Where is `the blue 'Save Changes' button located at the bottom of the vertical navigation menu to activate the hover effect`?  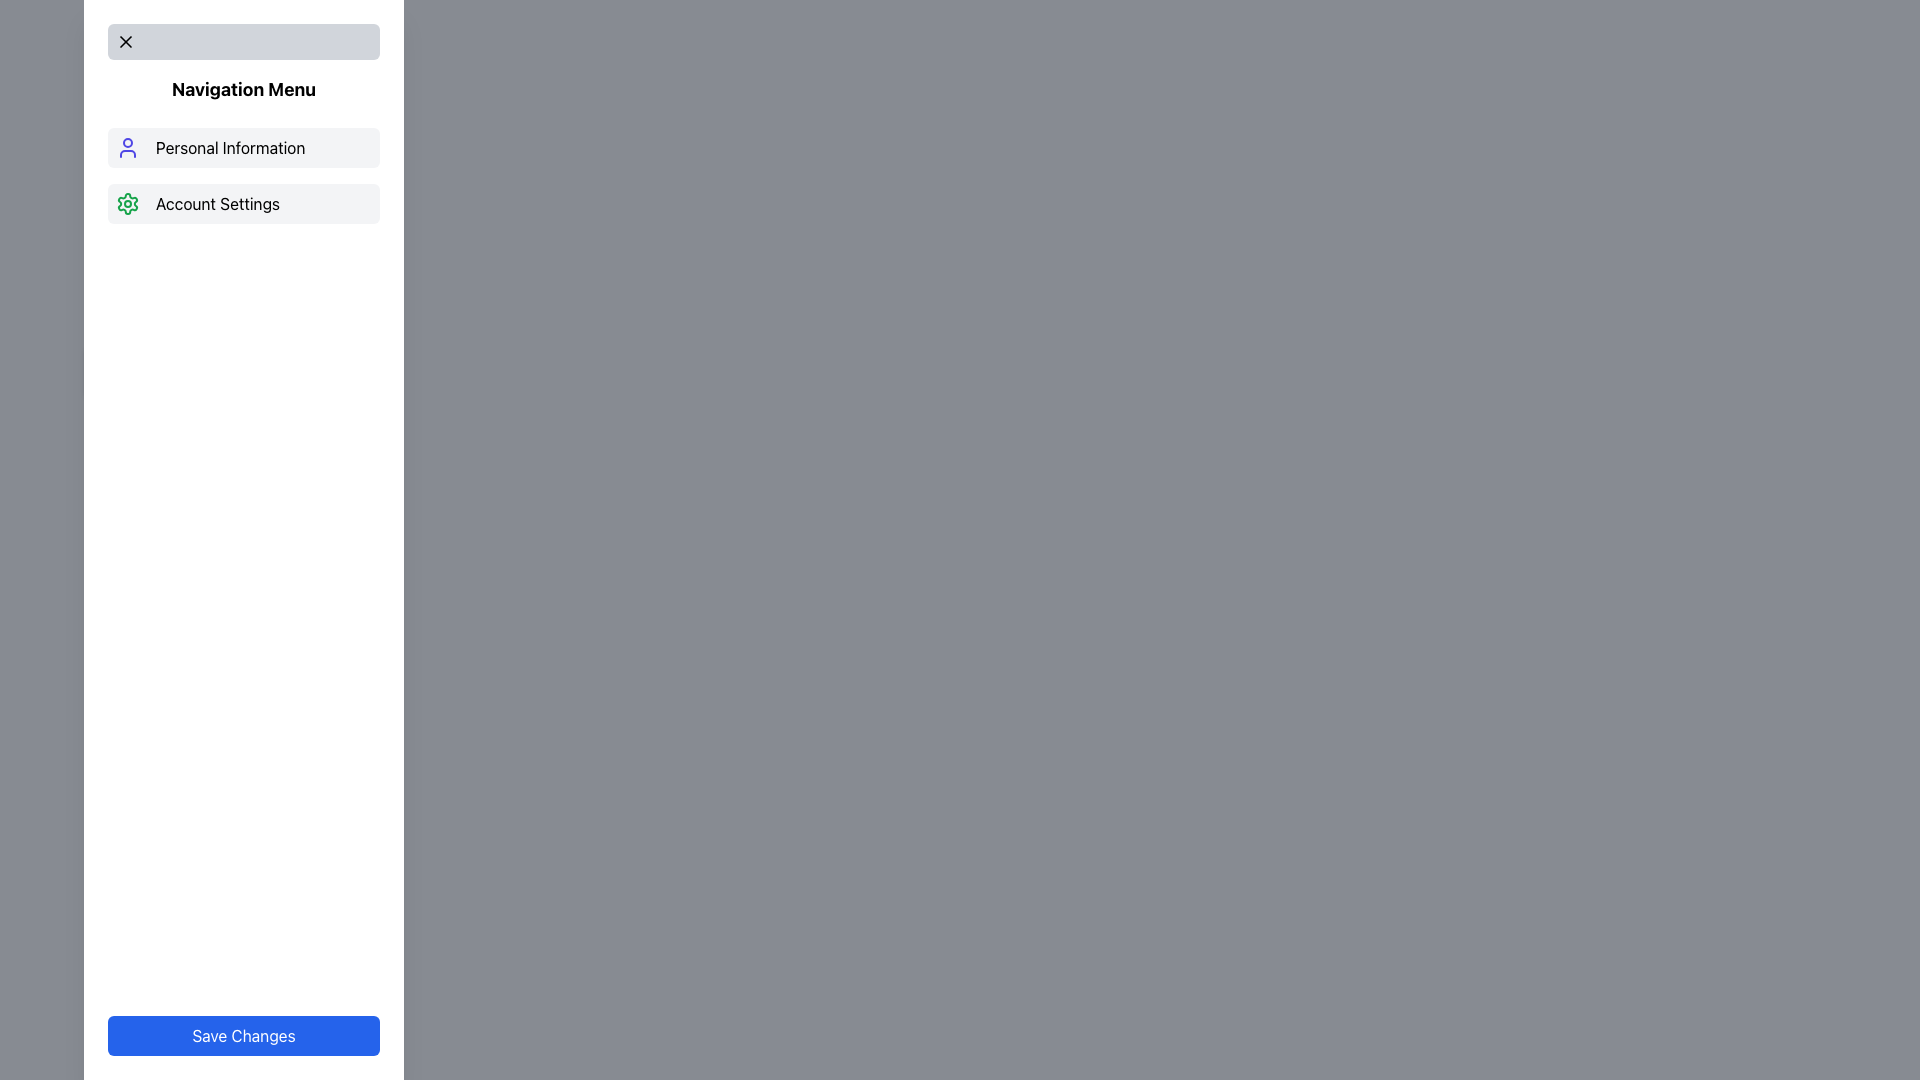 the blue 'Save Changes' button located at the bottom of the vertical navigation menu to activate the hover effect is located at coordinates (243, 1035).